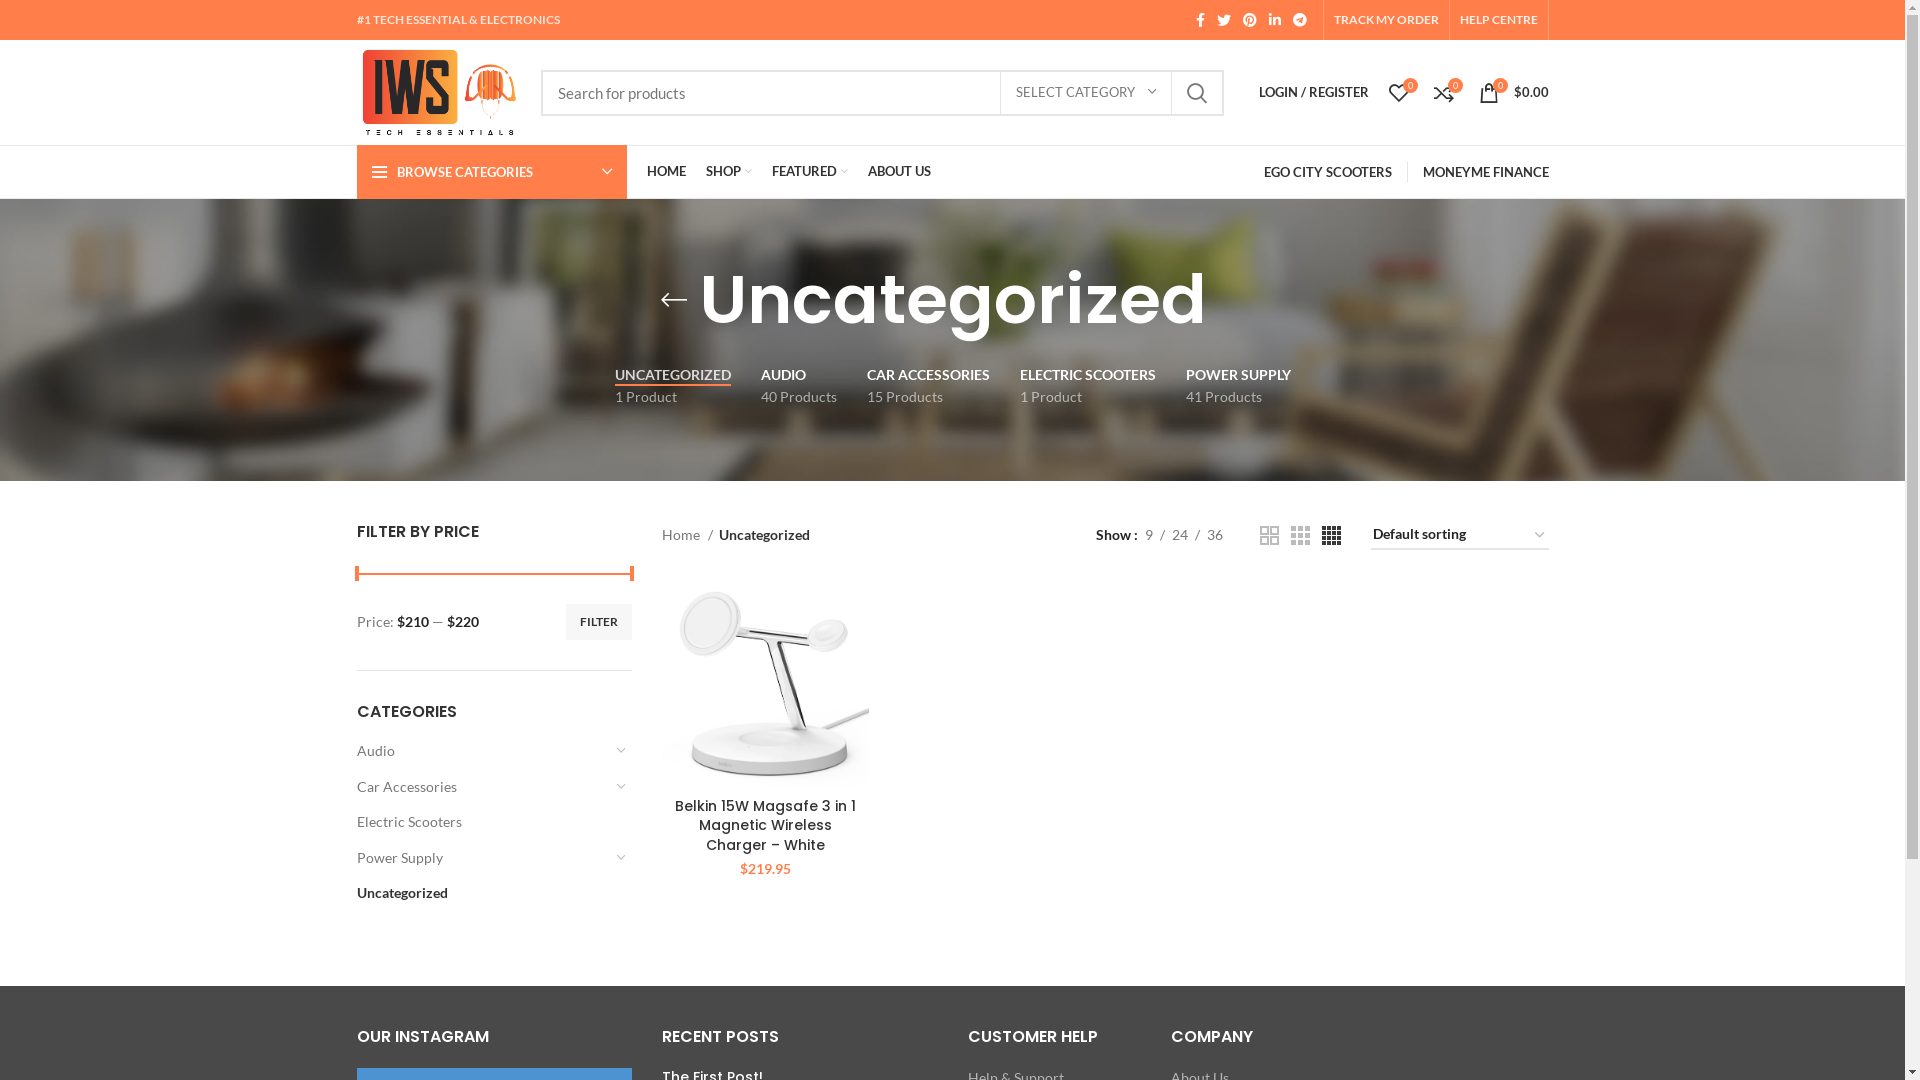 The width and height of the screenshot is (1920, 1080). I want to click on 'FEATURED', so click(810, 171).